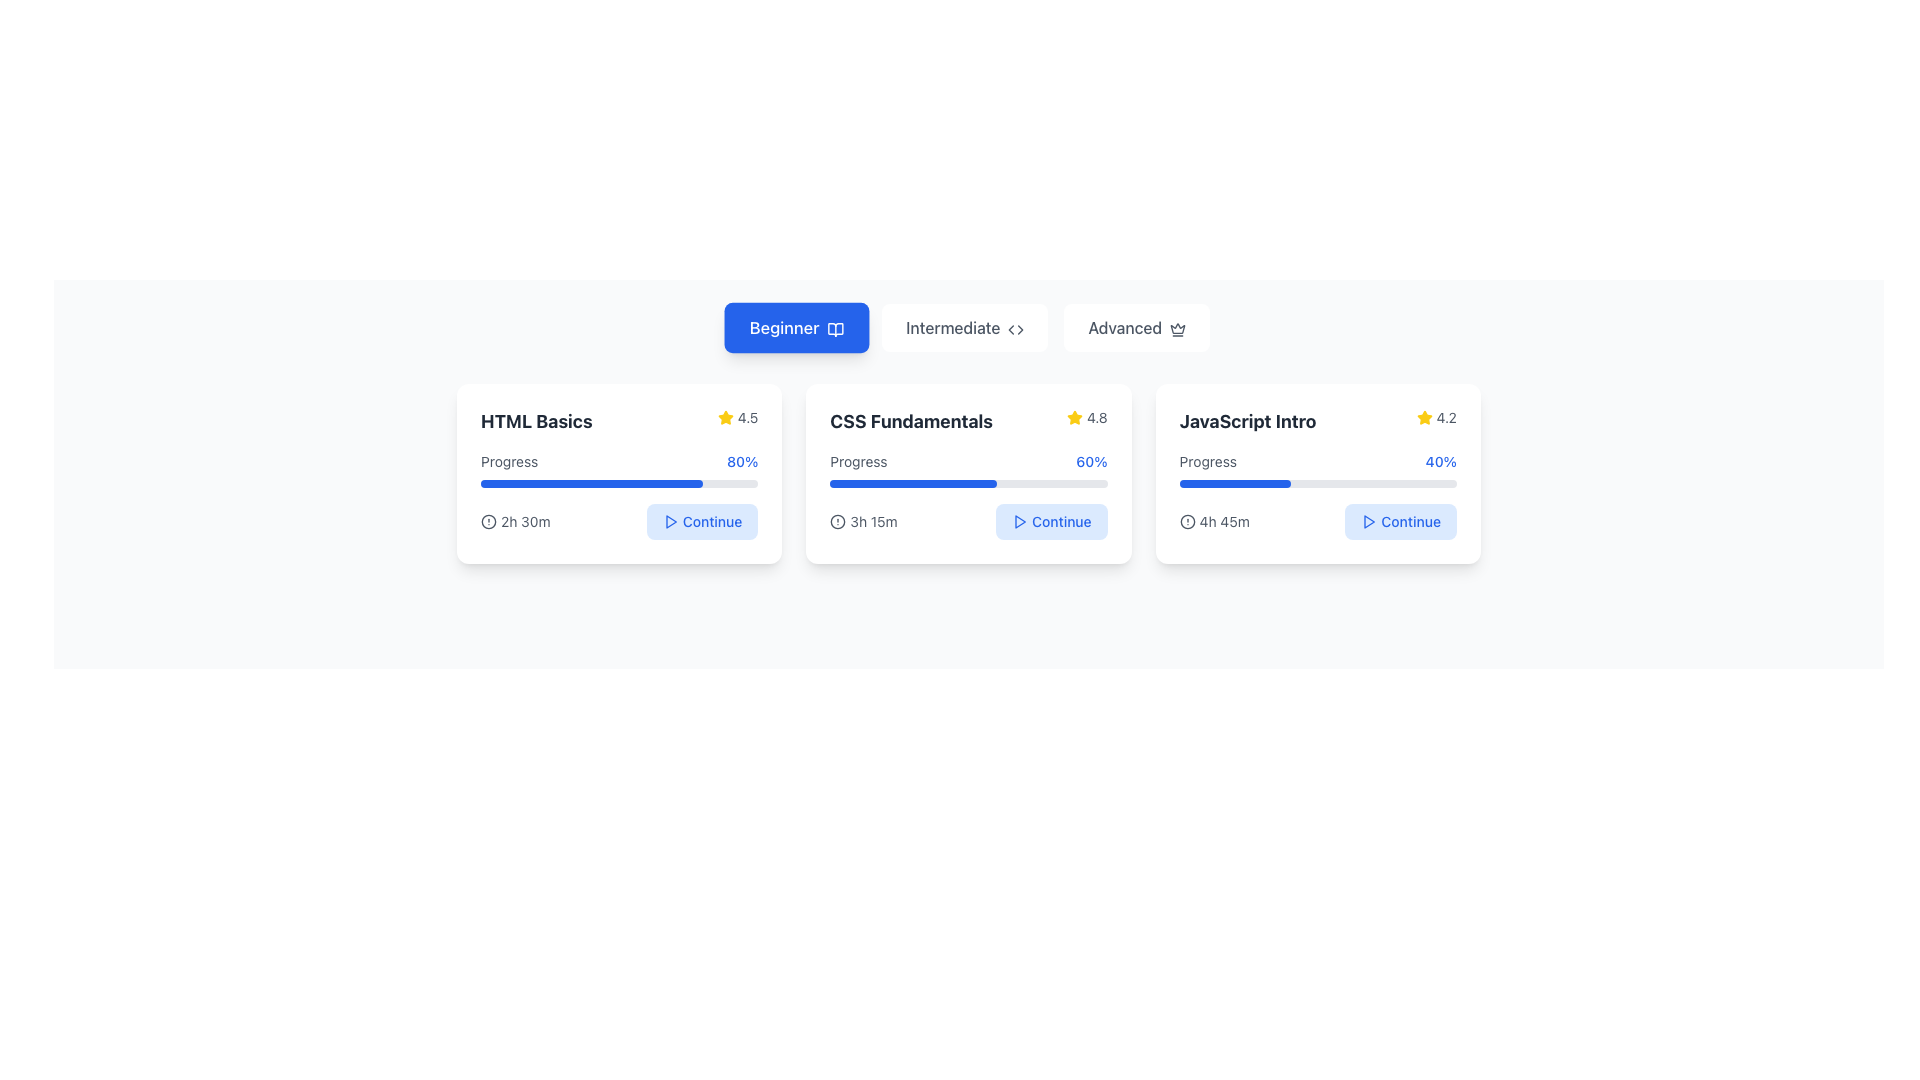 The height and width of the screenshot is (1080, 1920). I want to click on 'Progress' label displayed in gray font above the blue progress bar, located in the second card from the left, positioned centrally near the top, so click(859, 462).